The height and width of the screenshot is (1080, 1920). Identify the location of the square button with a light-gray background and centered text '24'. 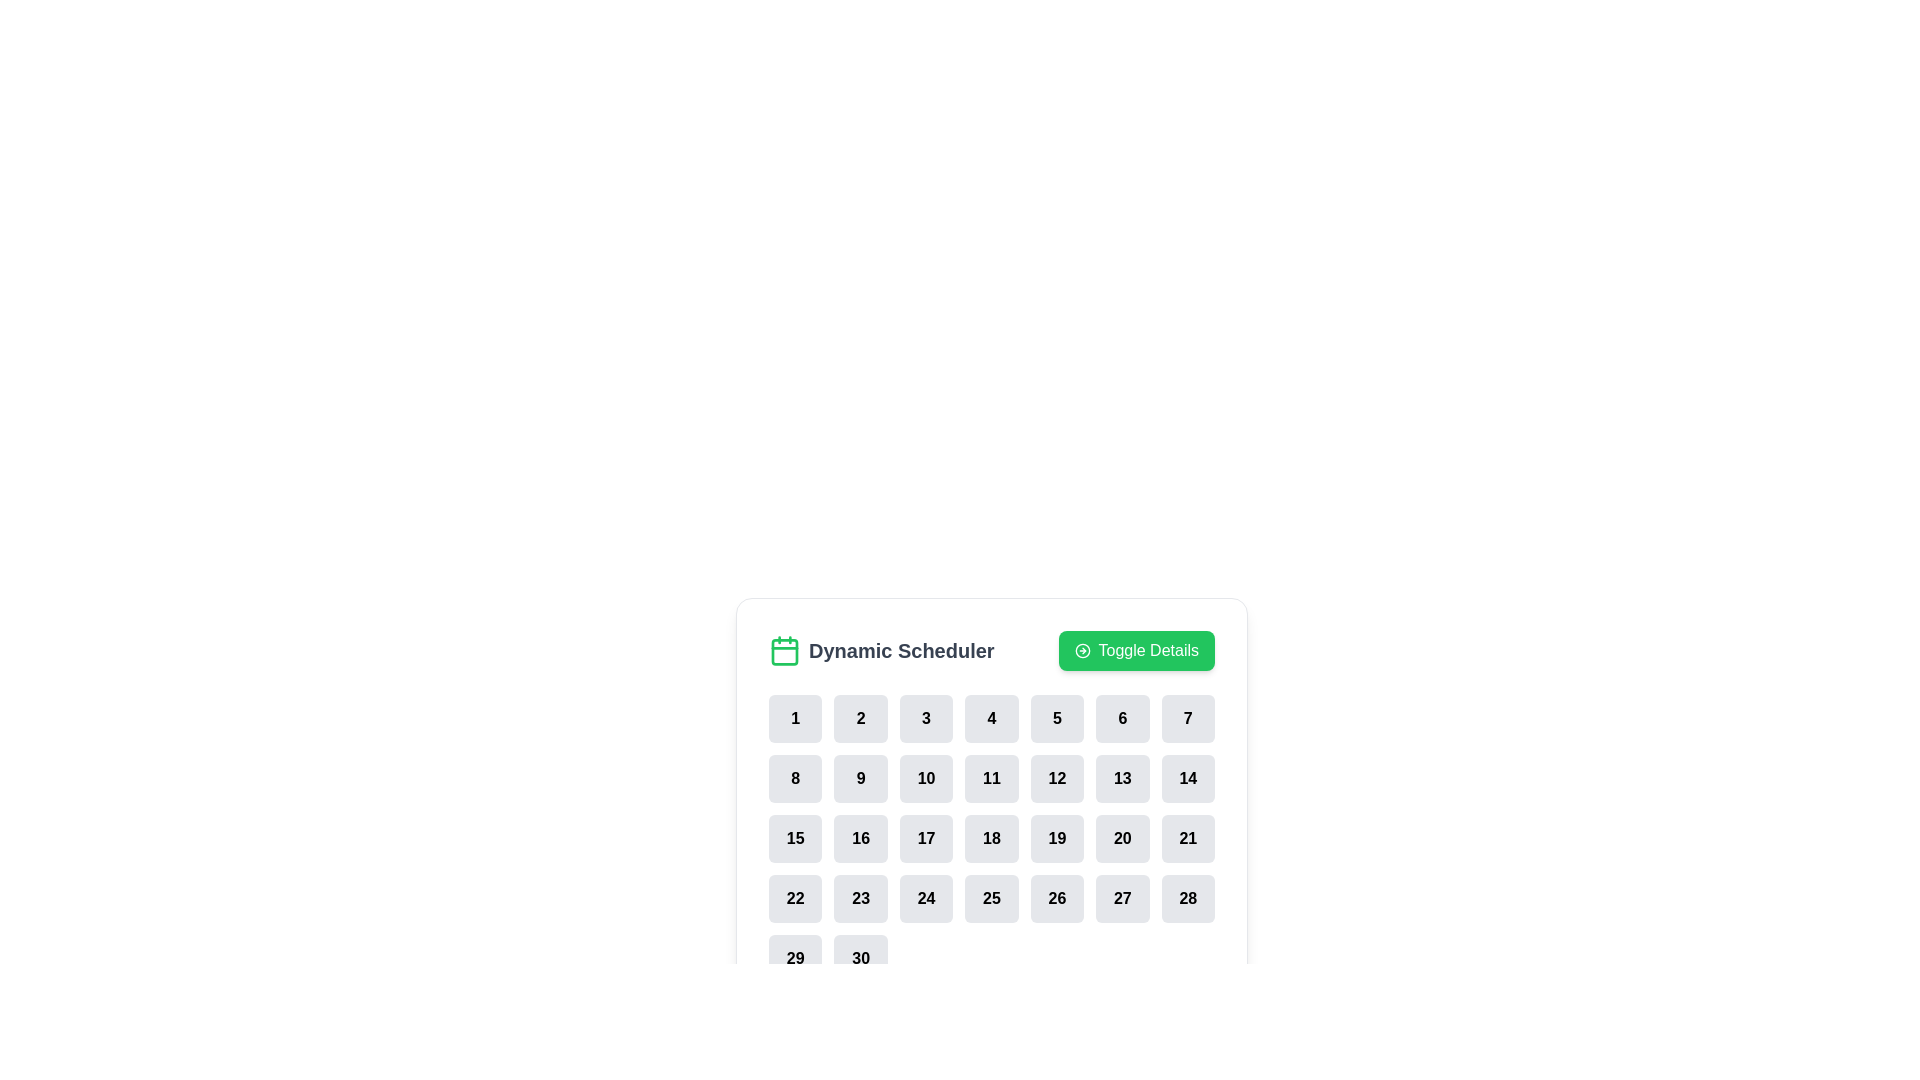
(925, 897).